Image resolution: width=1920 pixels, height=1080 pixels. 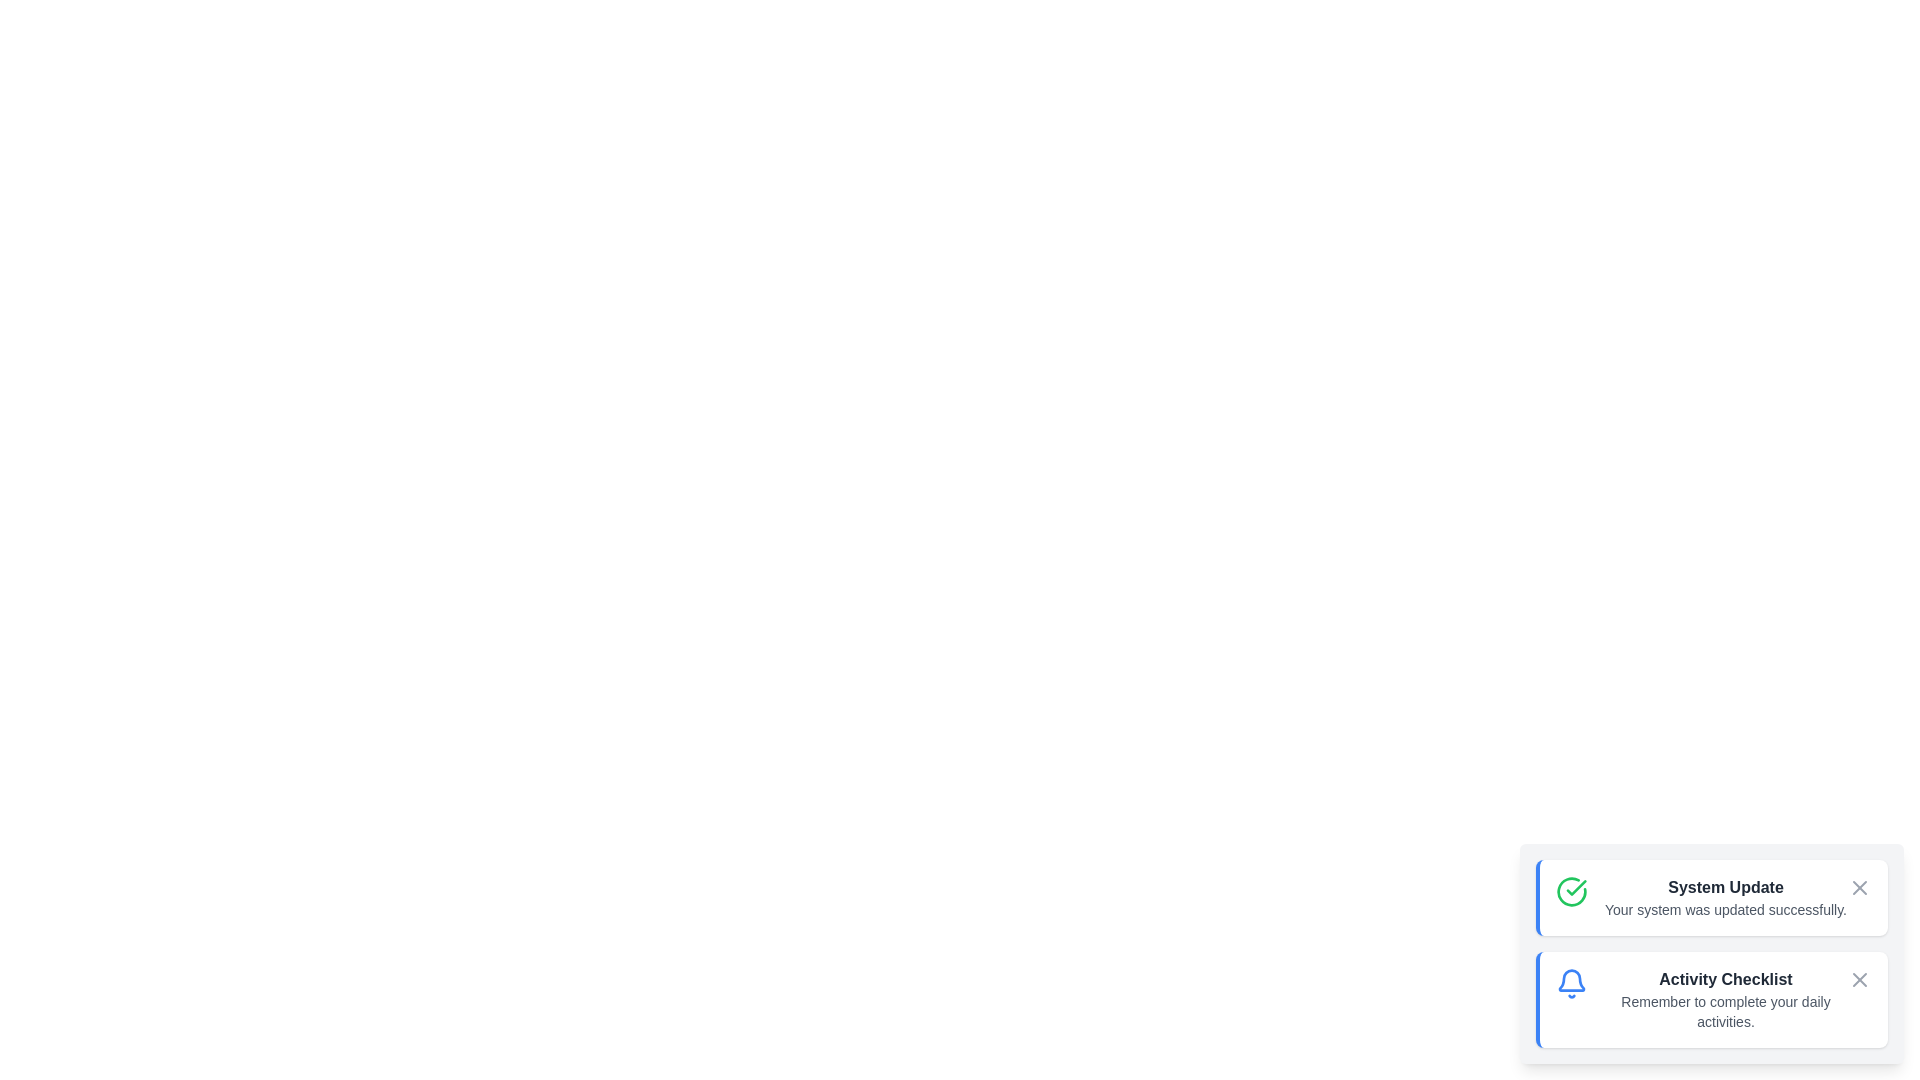 What do you see at coordinates (1711, 897) in the screenshot?
I see `the notification titled 'System Update' to inspect it` at bounding box center [1711, 897].